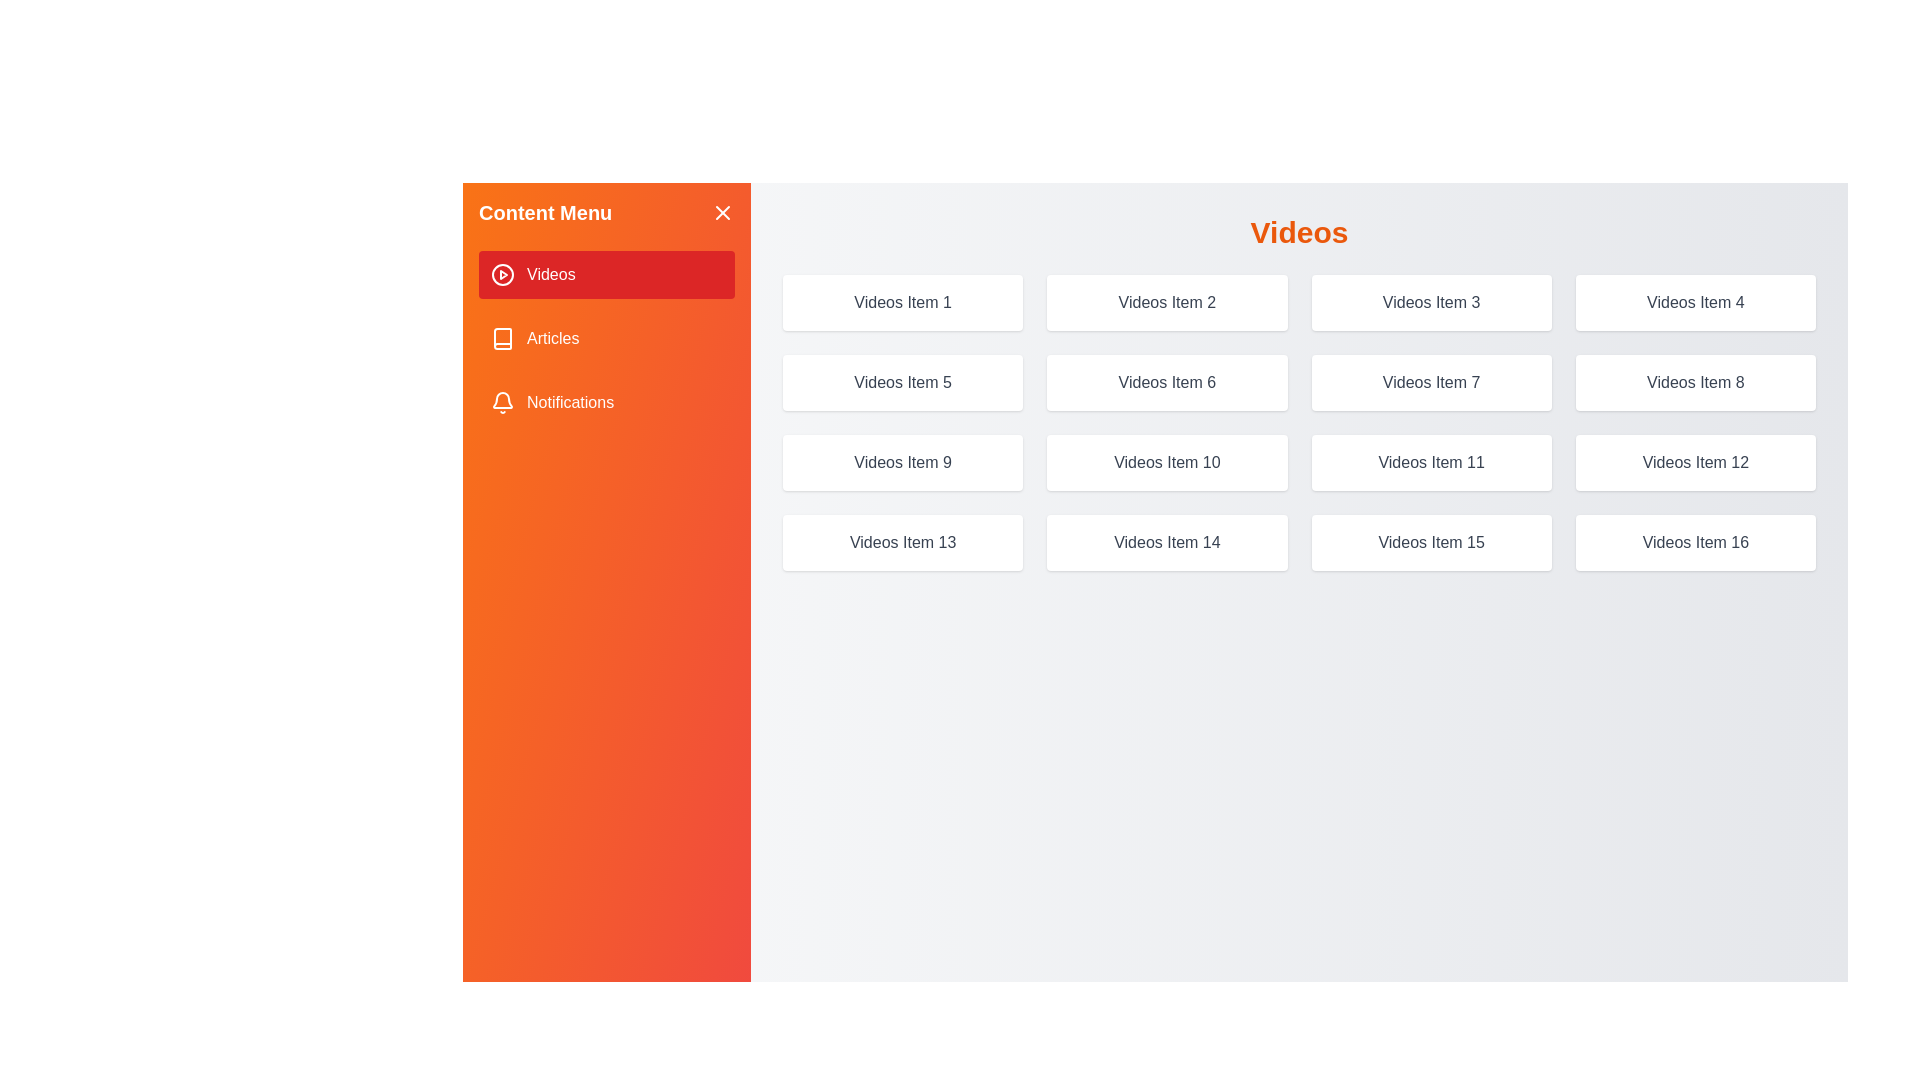 This screenshot has height=1080, width=1920. Describe the element at coordinates (605, 274) in the screenshot. I see `the category Videos from the drawer menu` at that location.